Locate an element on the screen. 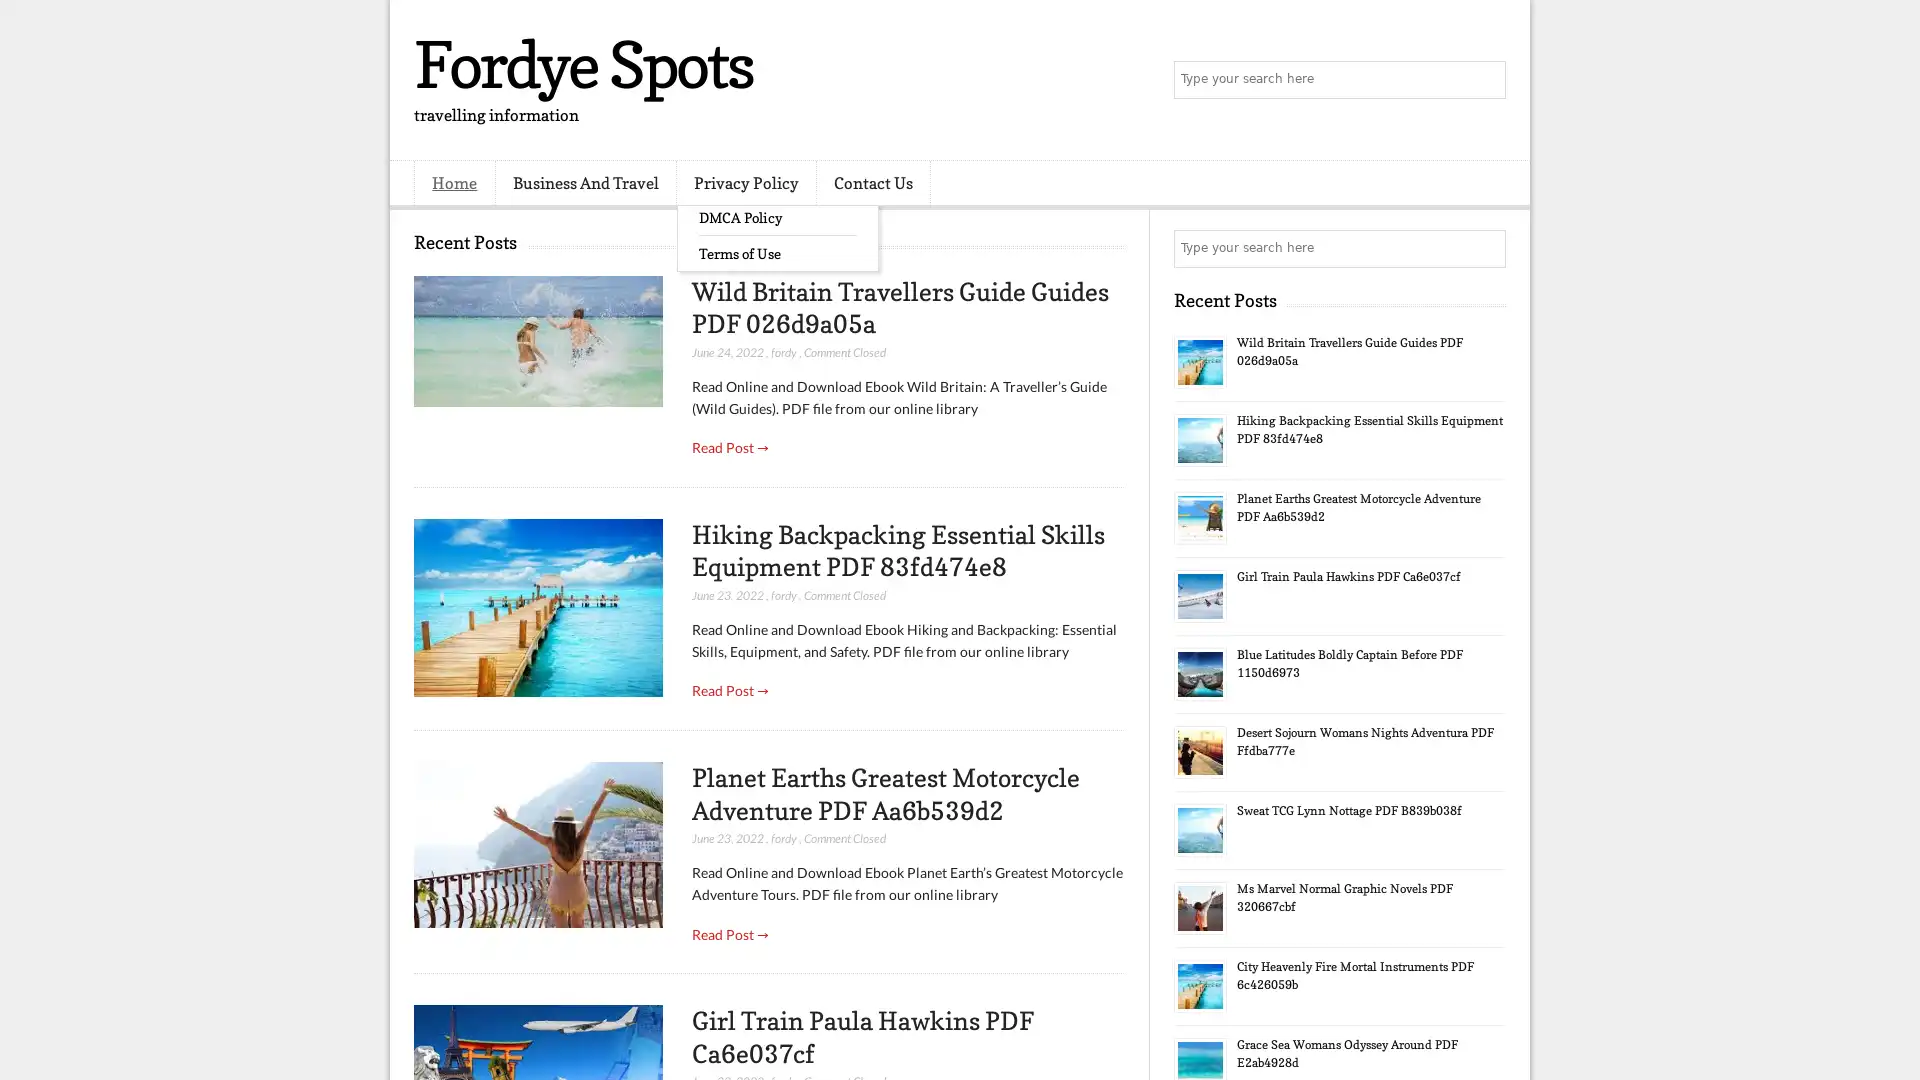 This screenshot has width=1920, height=1080. Search is located at coordinates (1485, 80).